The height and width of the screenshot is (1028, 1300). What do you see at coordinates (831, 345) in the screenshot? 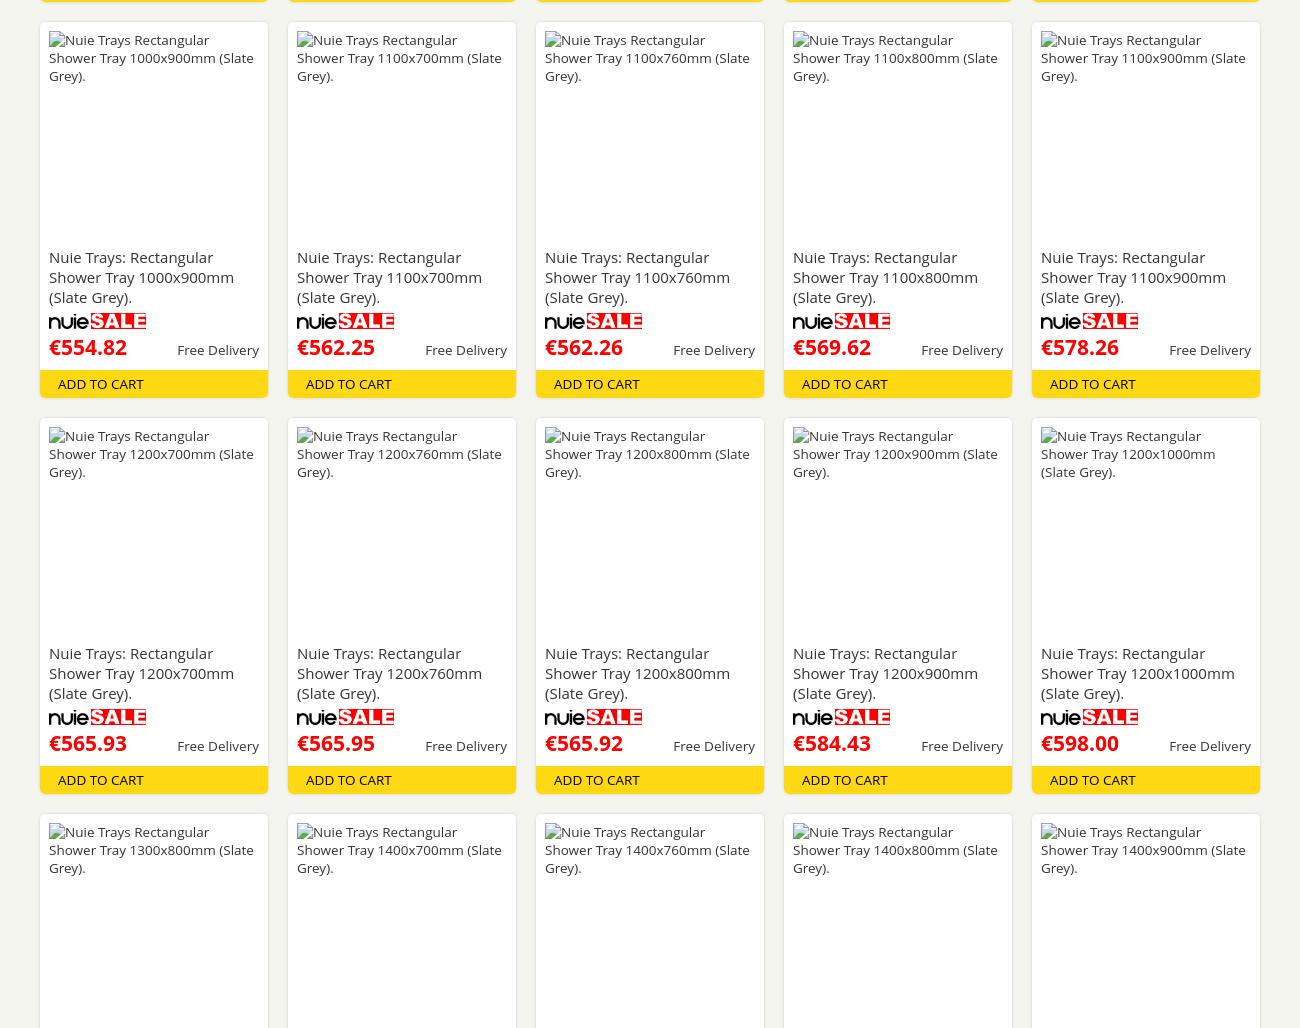
I see `'€569.62'` at bounding box center [831, 345].